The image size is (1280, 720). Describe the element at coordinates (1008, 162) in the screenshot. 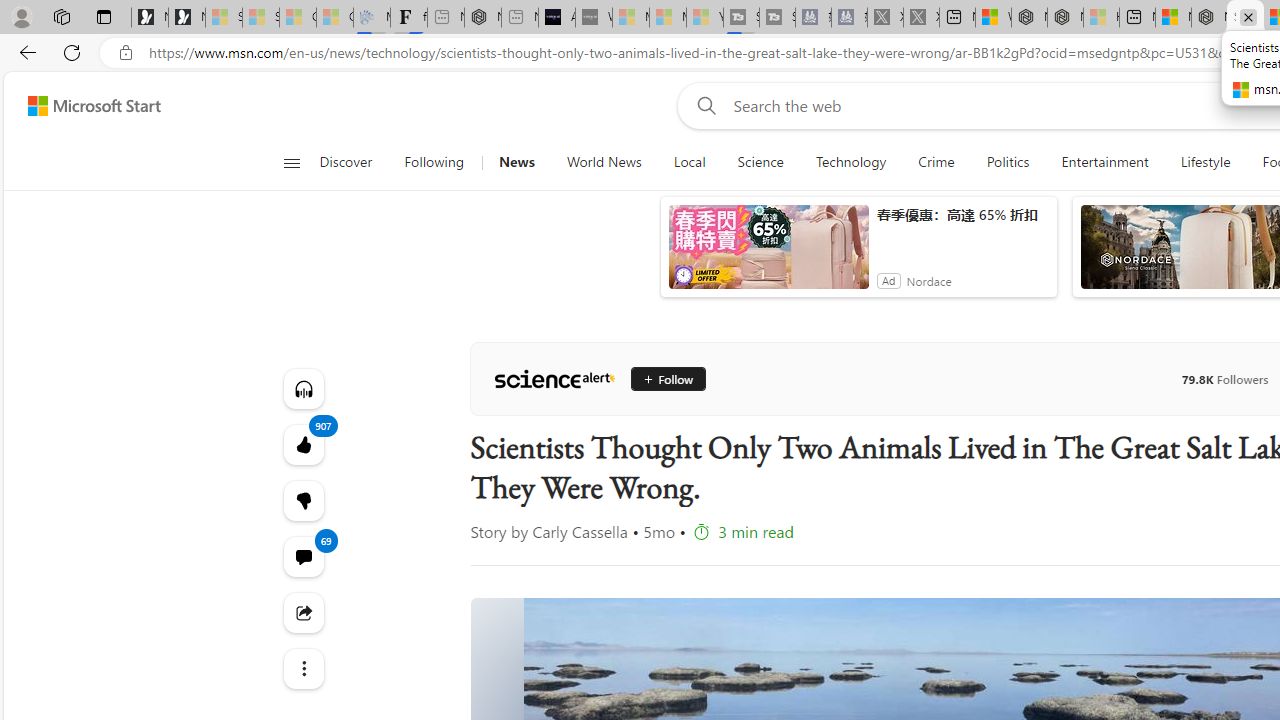

I see `'Politics'` at that location.